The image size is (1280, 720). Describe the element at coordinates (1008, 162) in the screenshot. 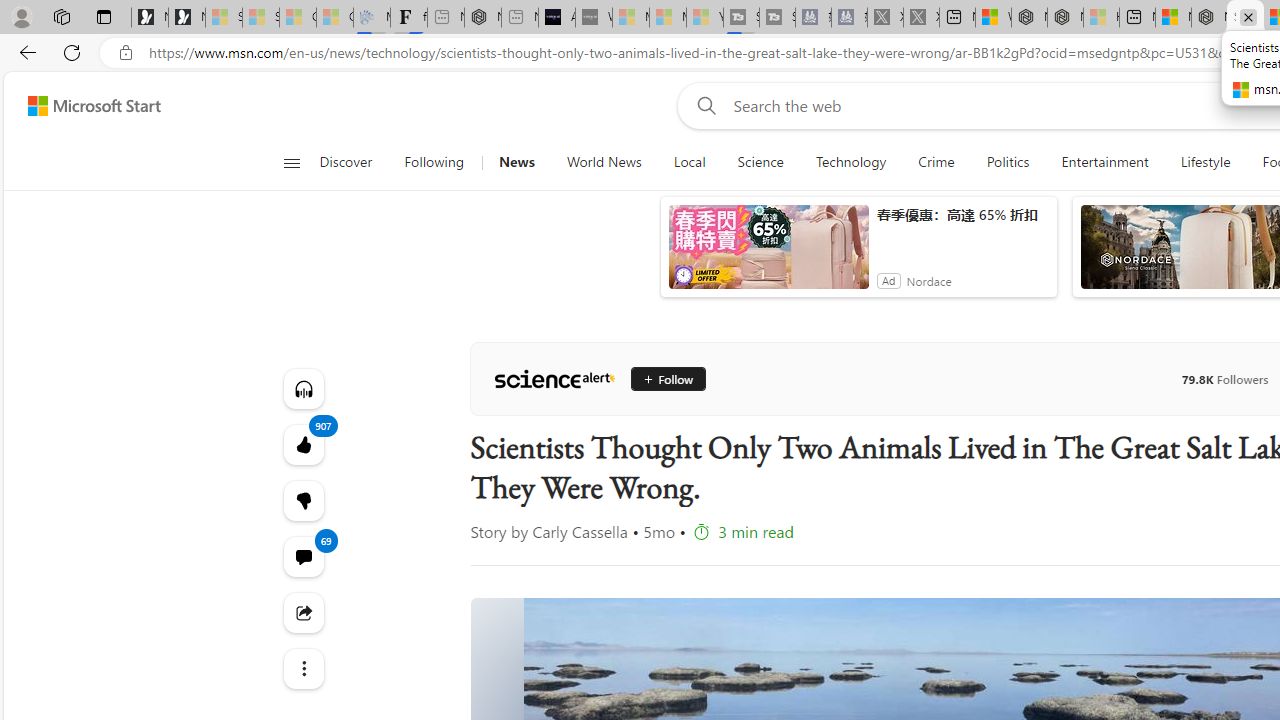

I see `'Politics'` at that location.